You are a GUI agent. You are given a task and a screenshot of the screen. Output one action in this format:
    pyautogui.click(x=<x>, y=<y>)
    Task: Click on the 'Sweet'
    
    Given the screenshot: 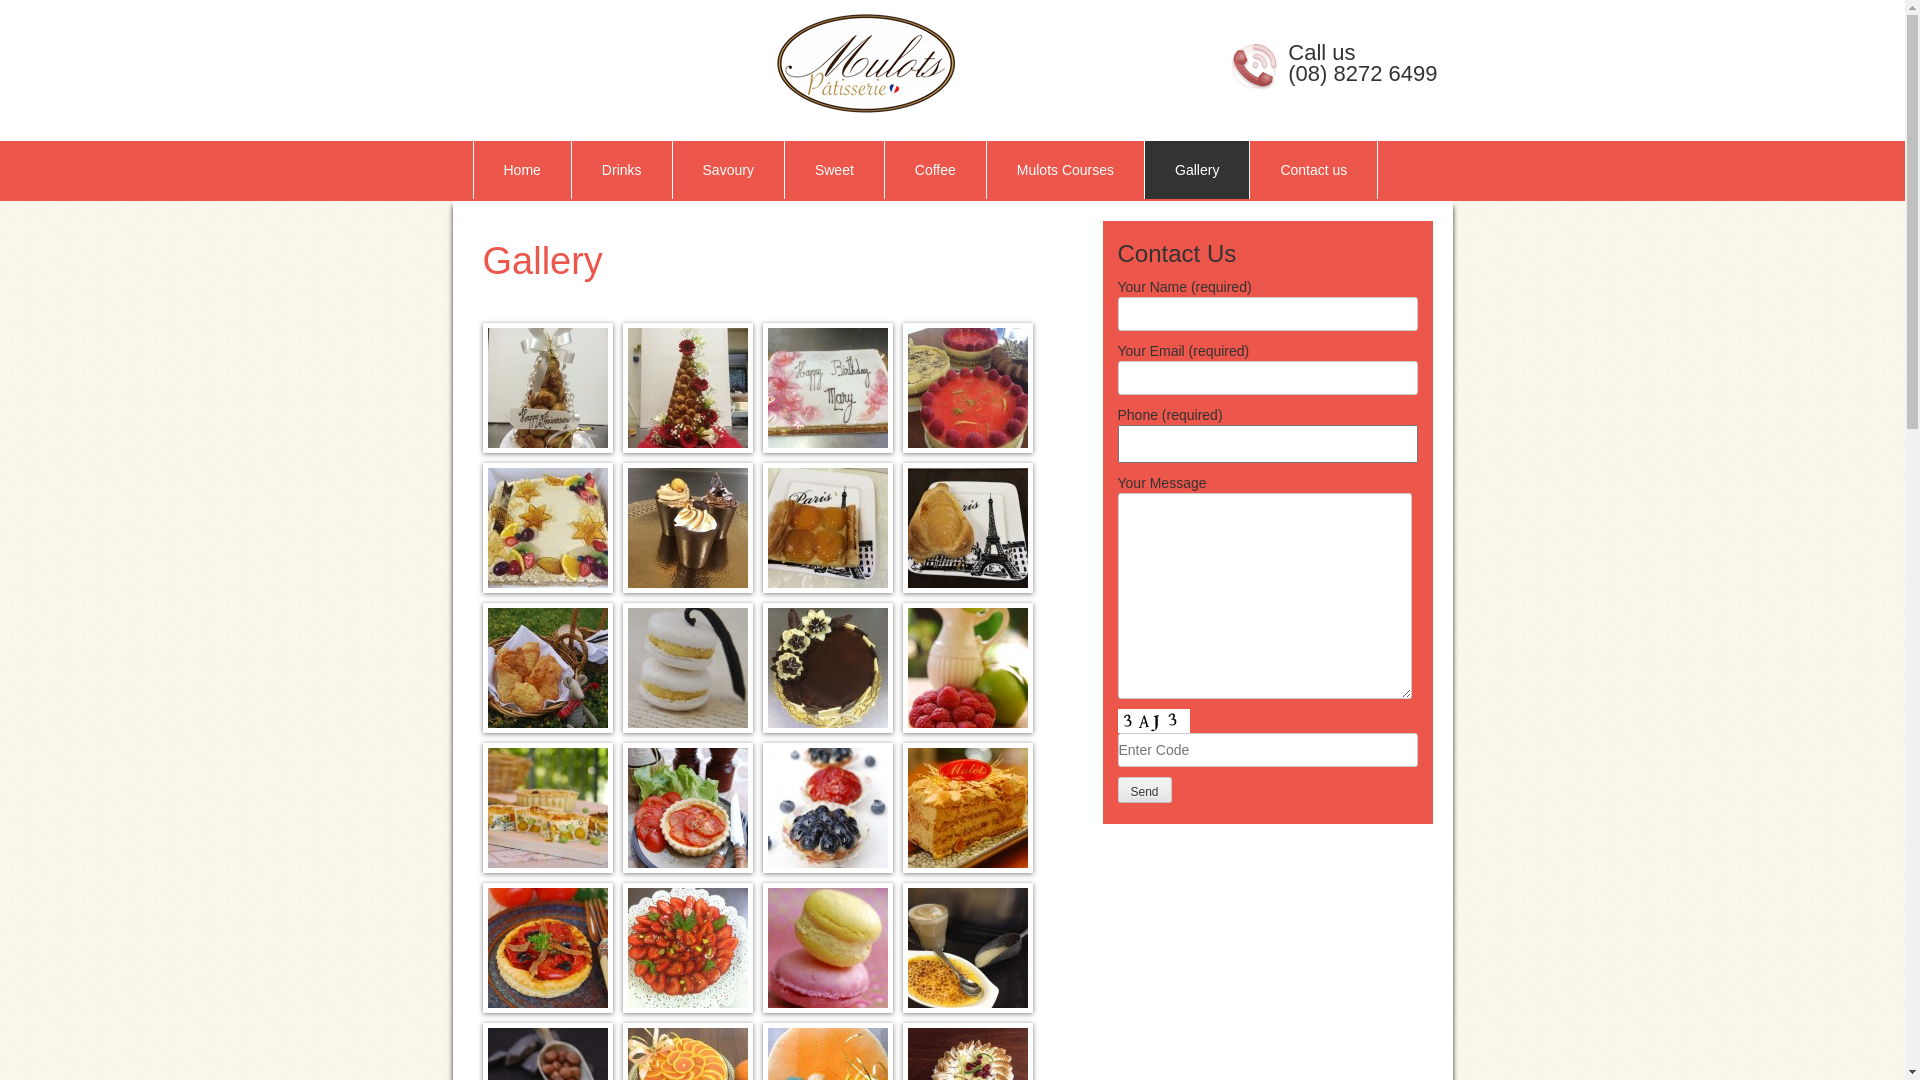 What is the action you would take?
    pyautogui.click(x=834, y=168)
    